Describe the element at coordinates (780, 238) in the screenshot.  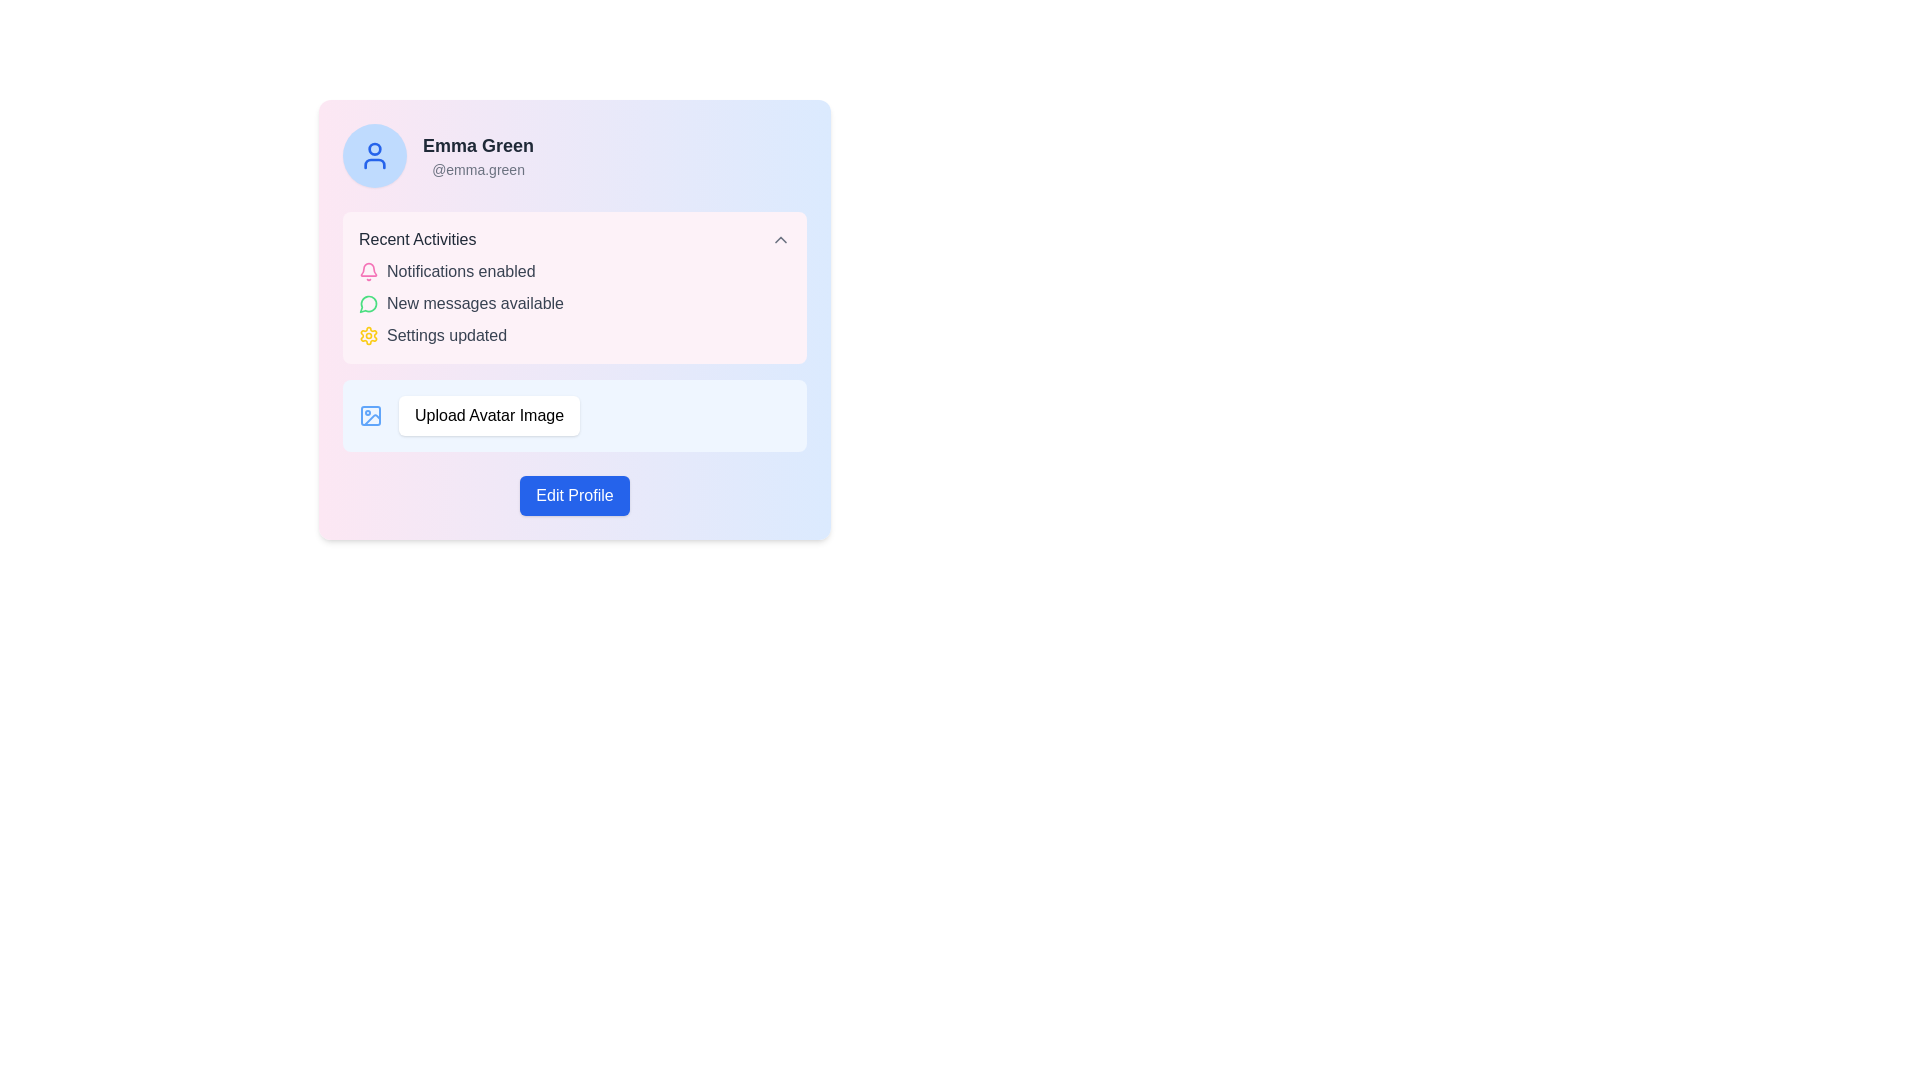
I see `the downward-pointing chevron icon of the Dropdown toggle button located next to the 'Recent Activities' label by moving the cursor to its center` at that location.